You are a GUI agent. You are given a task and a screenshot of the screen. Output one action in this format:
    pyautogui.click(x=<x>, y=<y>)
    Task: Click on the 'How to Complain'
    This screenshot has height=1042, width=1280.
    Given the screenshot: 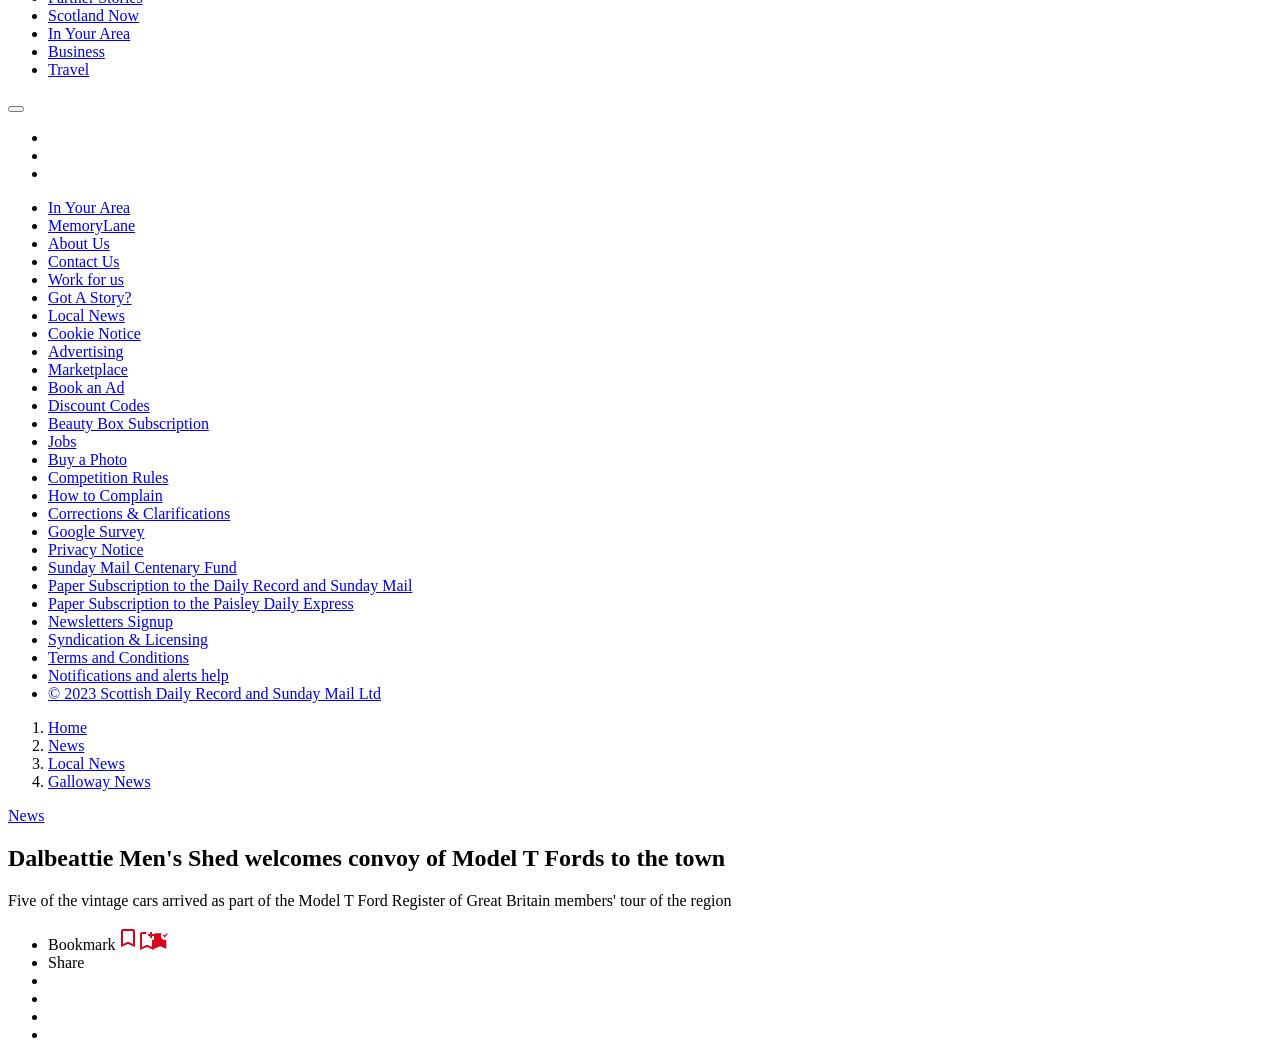 What is the action you would take?
    pyautogui.click(x=103, y=495)
    